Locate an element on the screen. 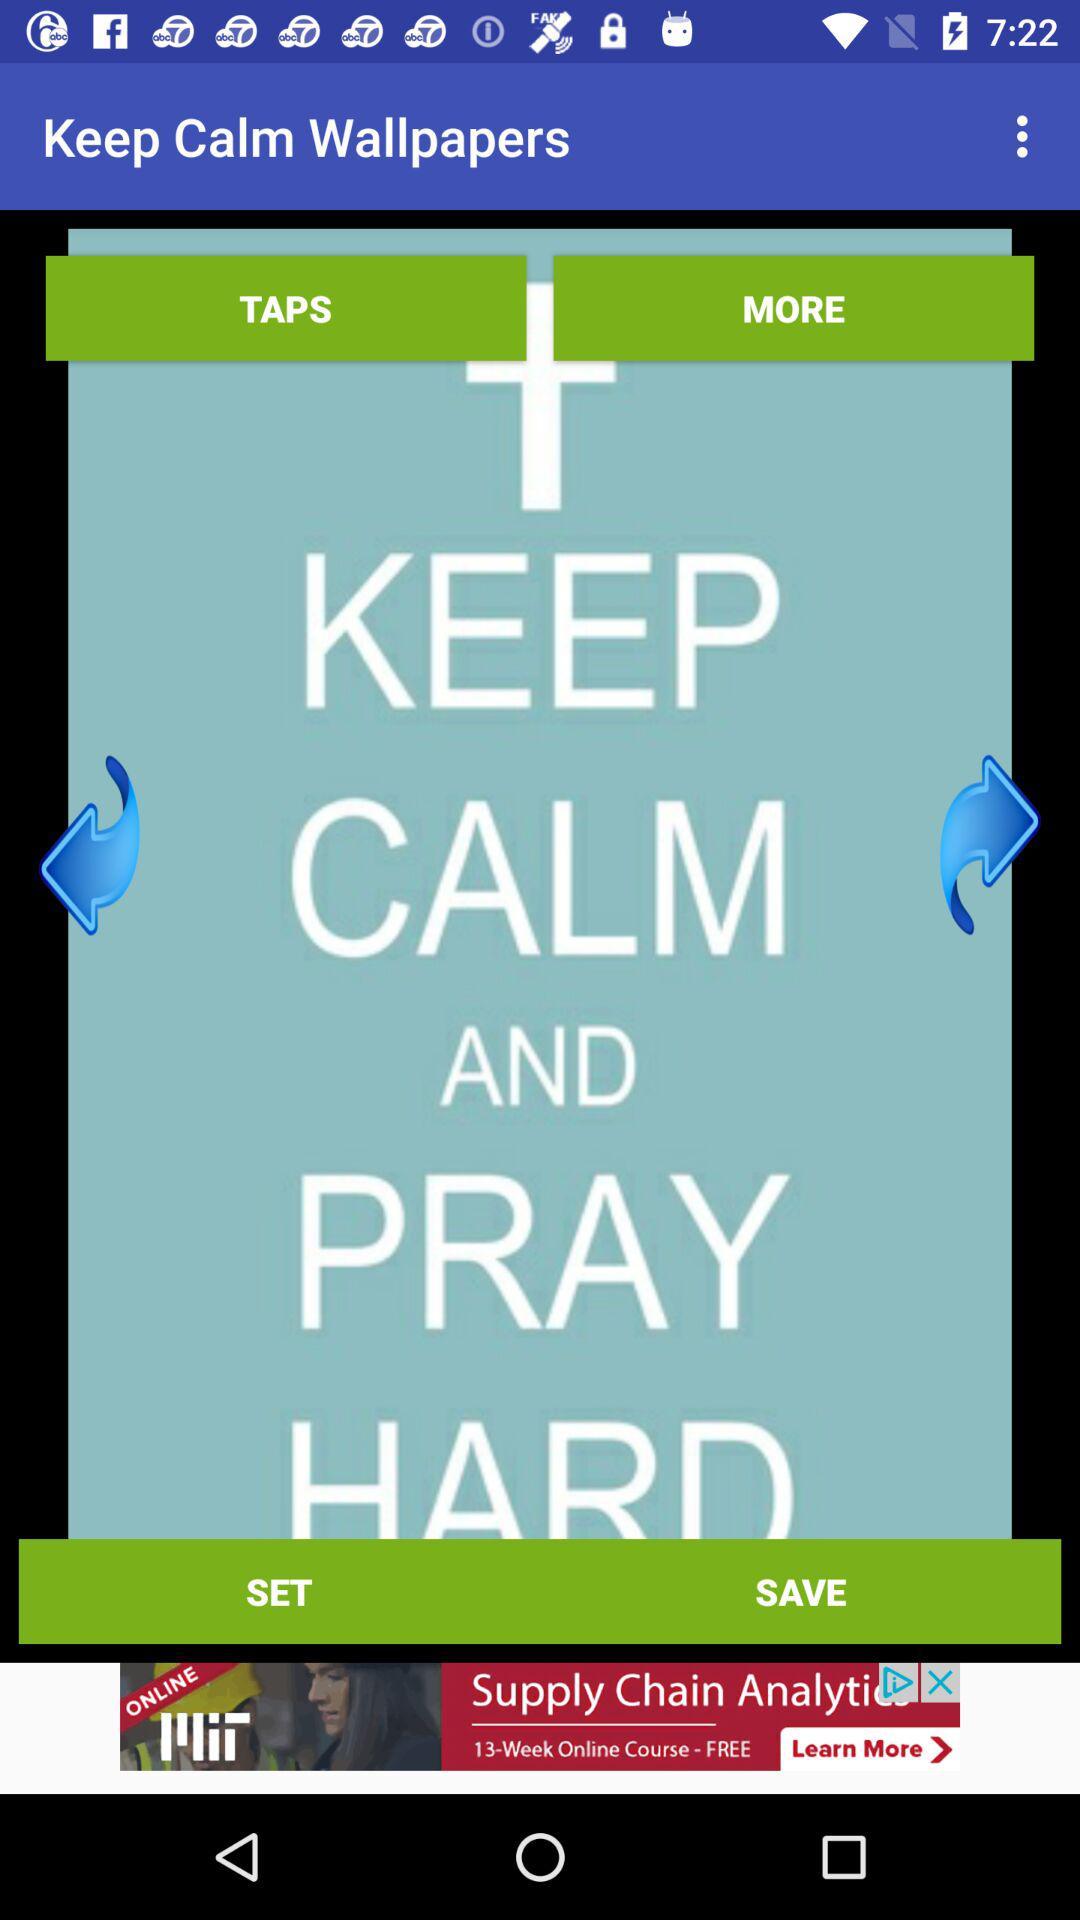 This screenshot has height=1920, width=1080. interact with advertisement is located at coordinates (540, 1727).